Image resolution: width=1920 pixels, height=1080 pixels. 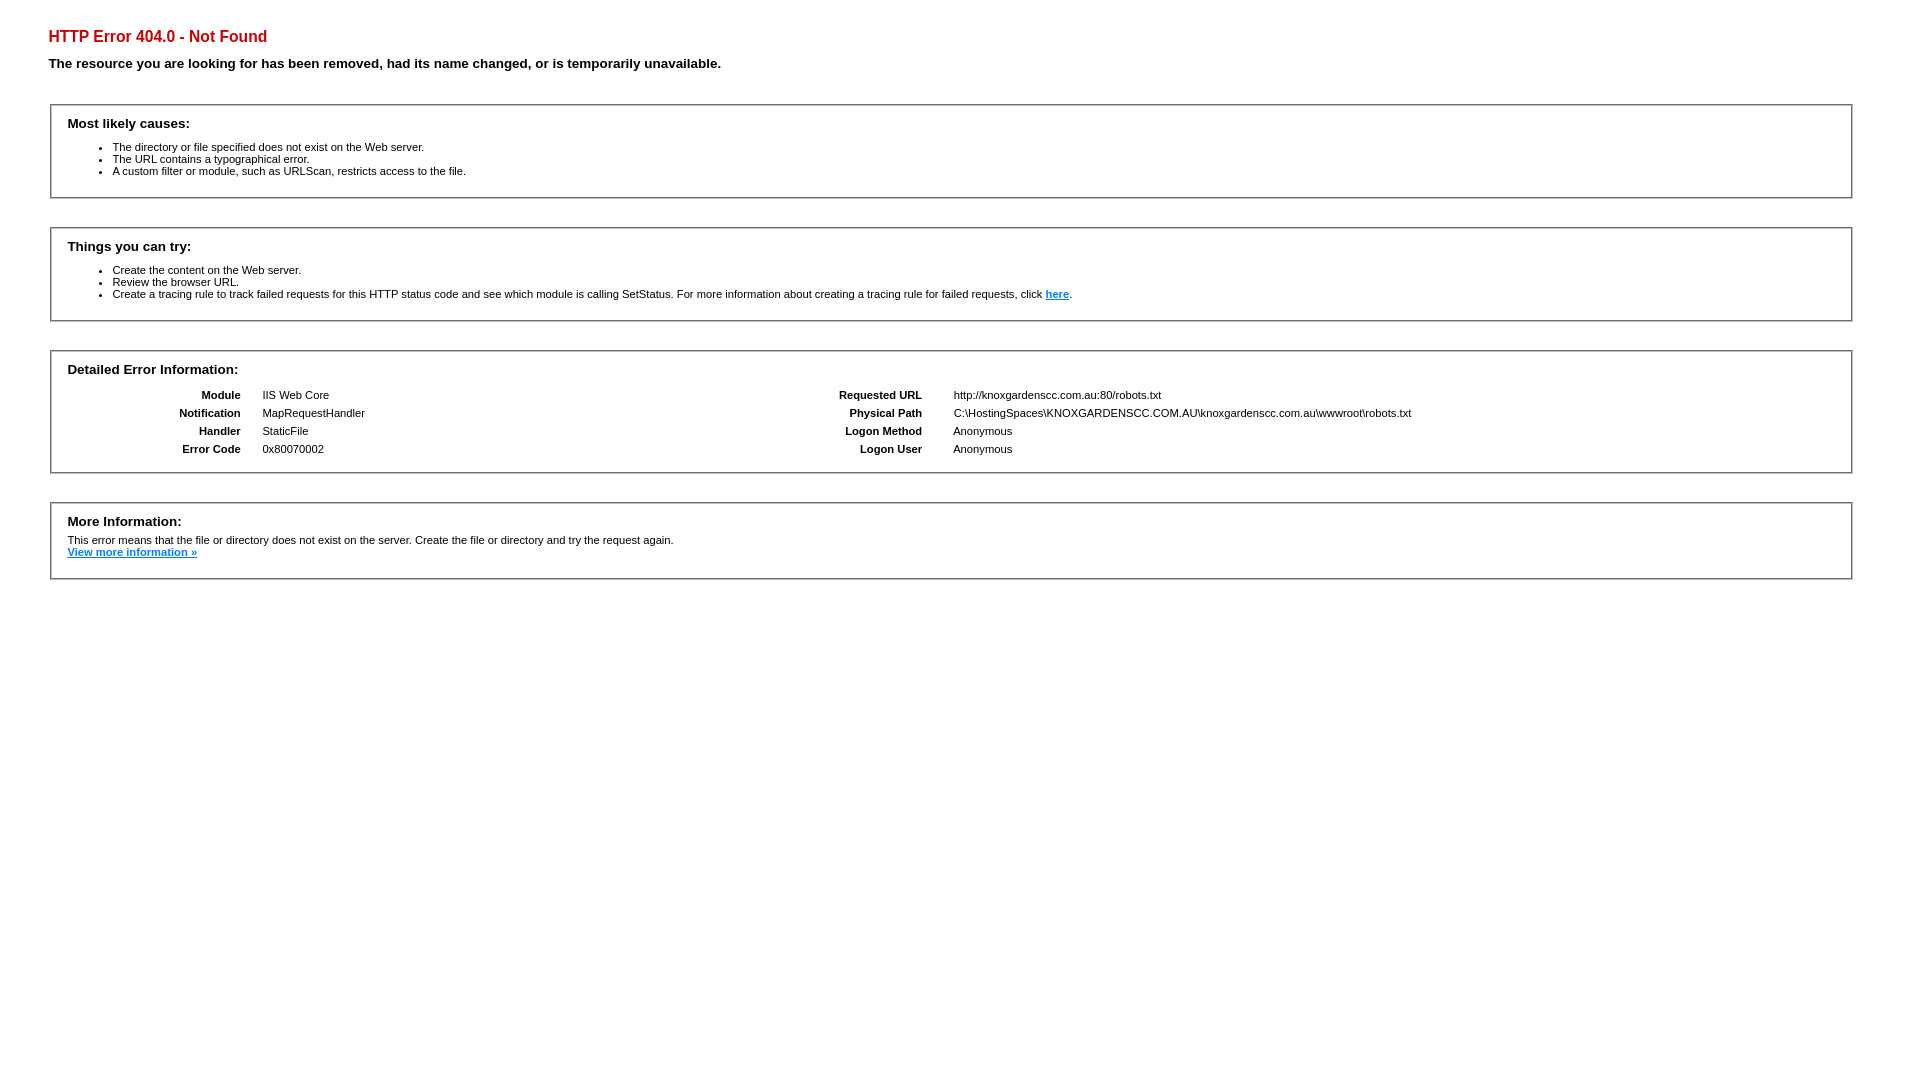 I want to click on 'here', so click(x=1056, y=293).